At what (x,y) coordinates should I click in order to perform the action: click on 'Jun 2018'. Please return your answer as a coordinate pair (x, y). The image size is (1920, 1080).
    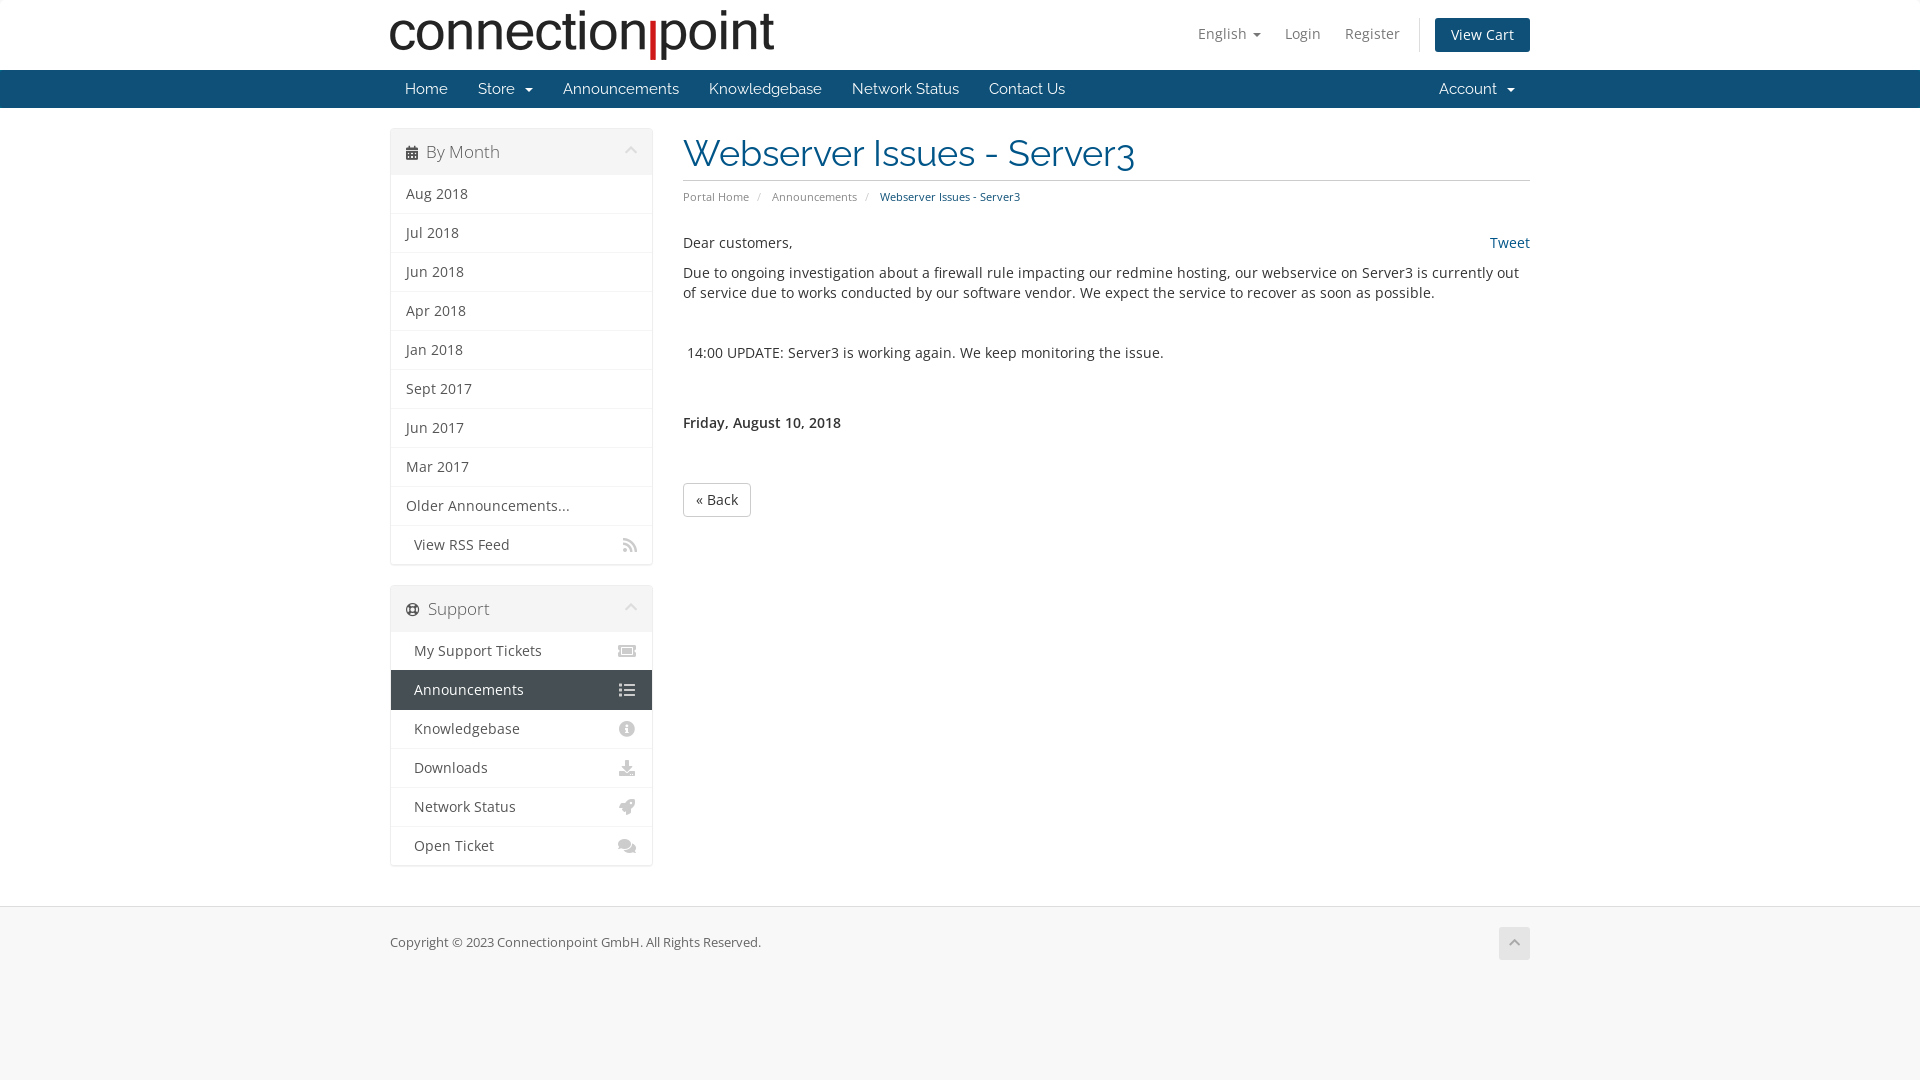
    Looking at the image, I should click on (521, 272).